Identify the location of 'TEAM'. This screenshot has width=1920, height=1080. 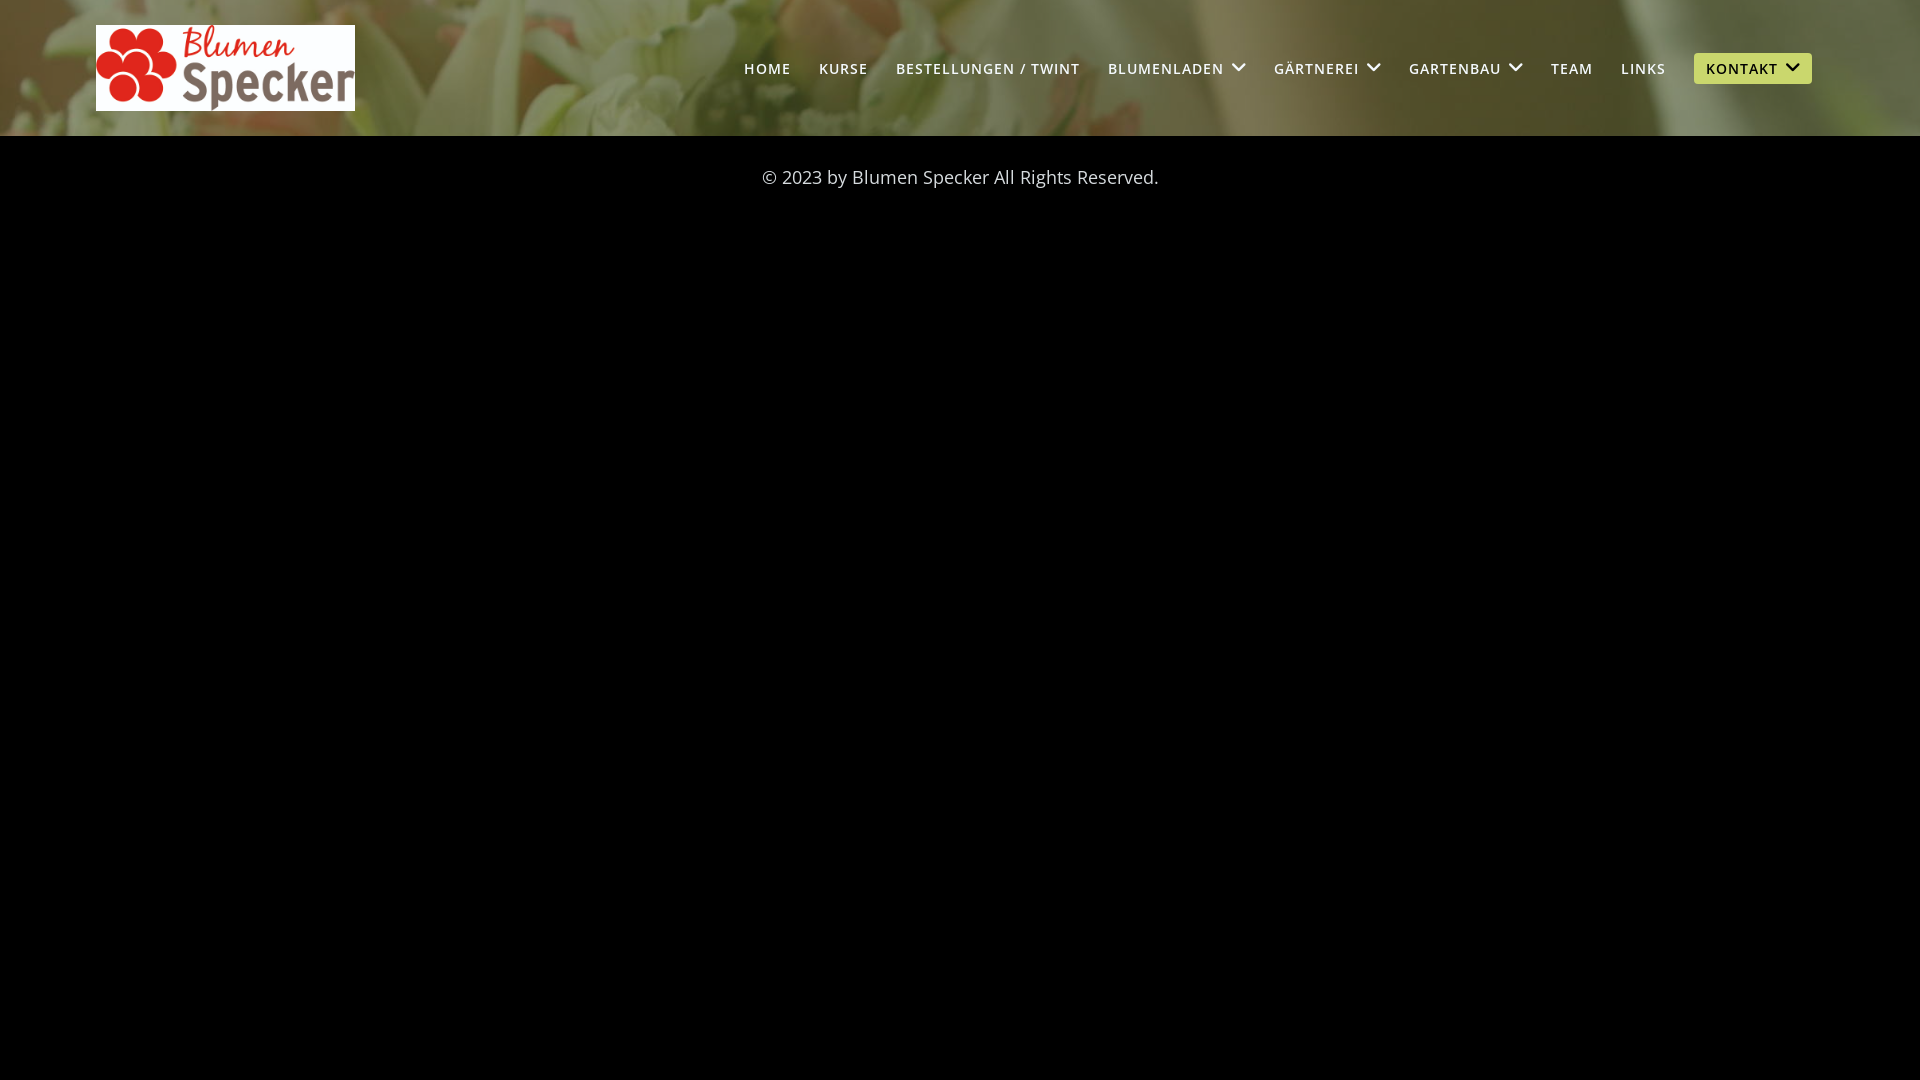
(1570, 68).